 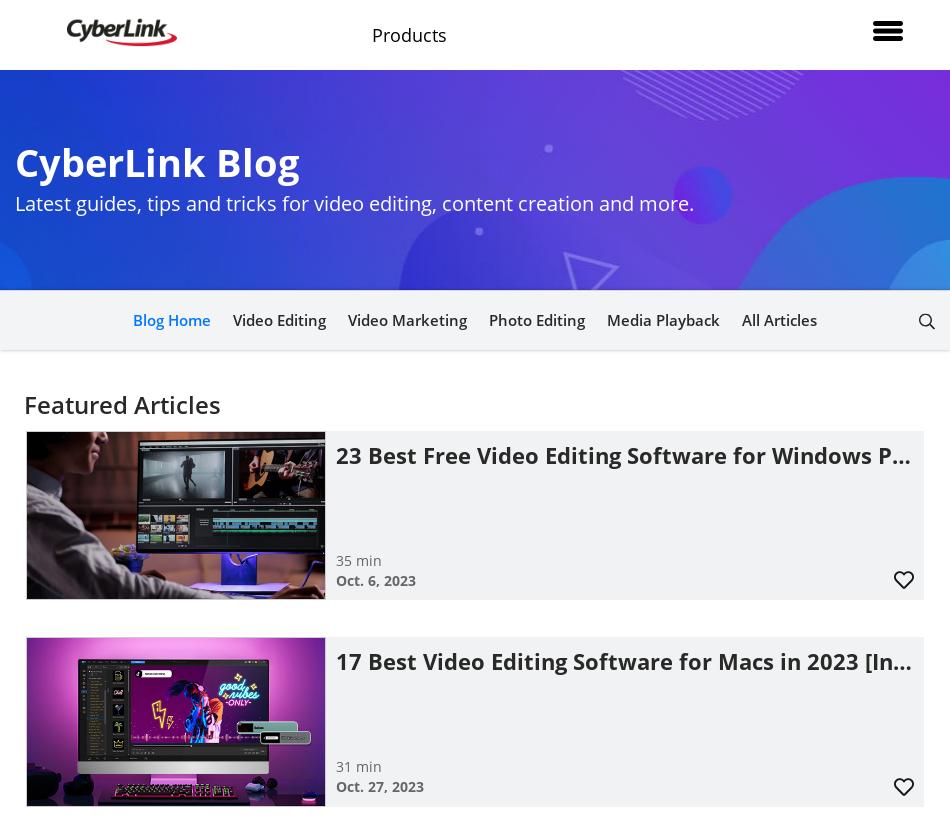 What do you see at coordinates (15, 203) in the screenshot?
I see `'Latest guides, tips and tricks for video editing, content creation and more.'` at bounding box center [15, 203].